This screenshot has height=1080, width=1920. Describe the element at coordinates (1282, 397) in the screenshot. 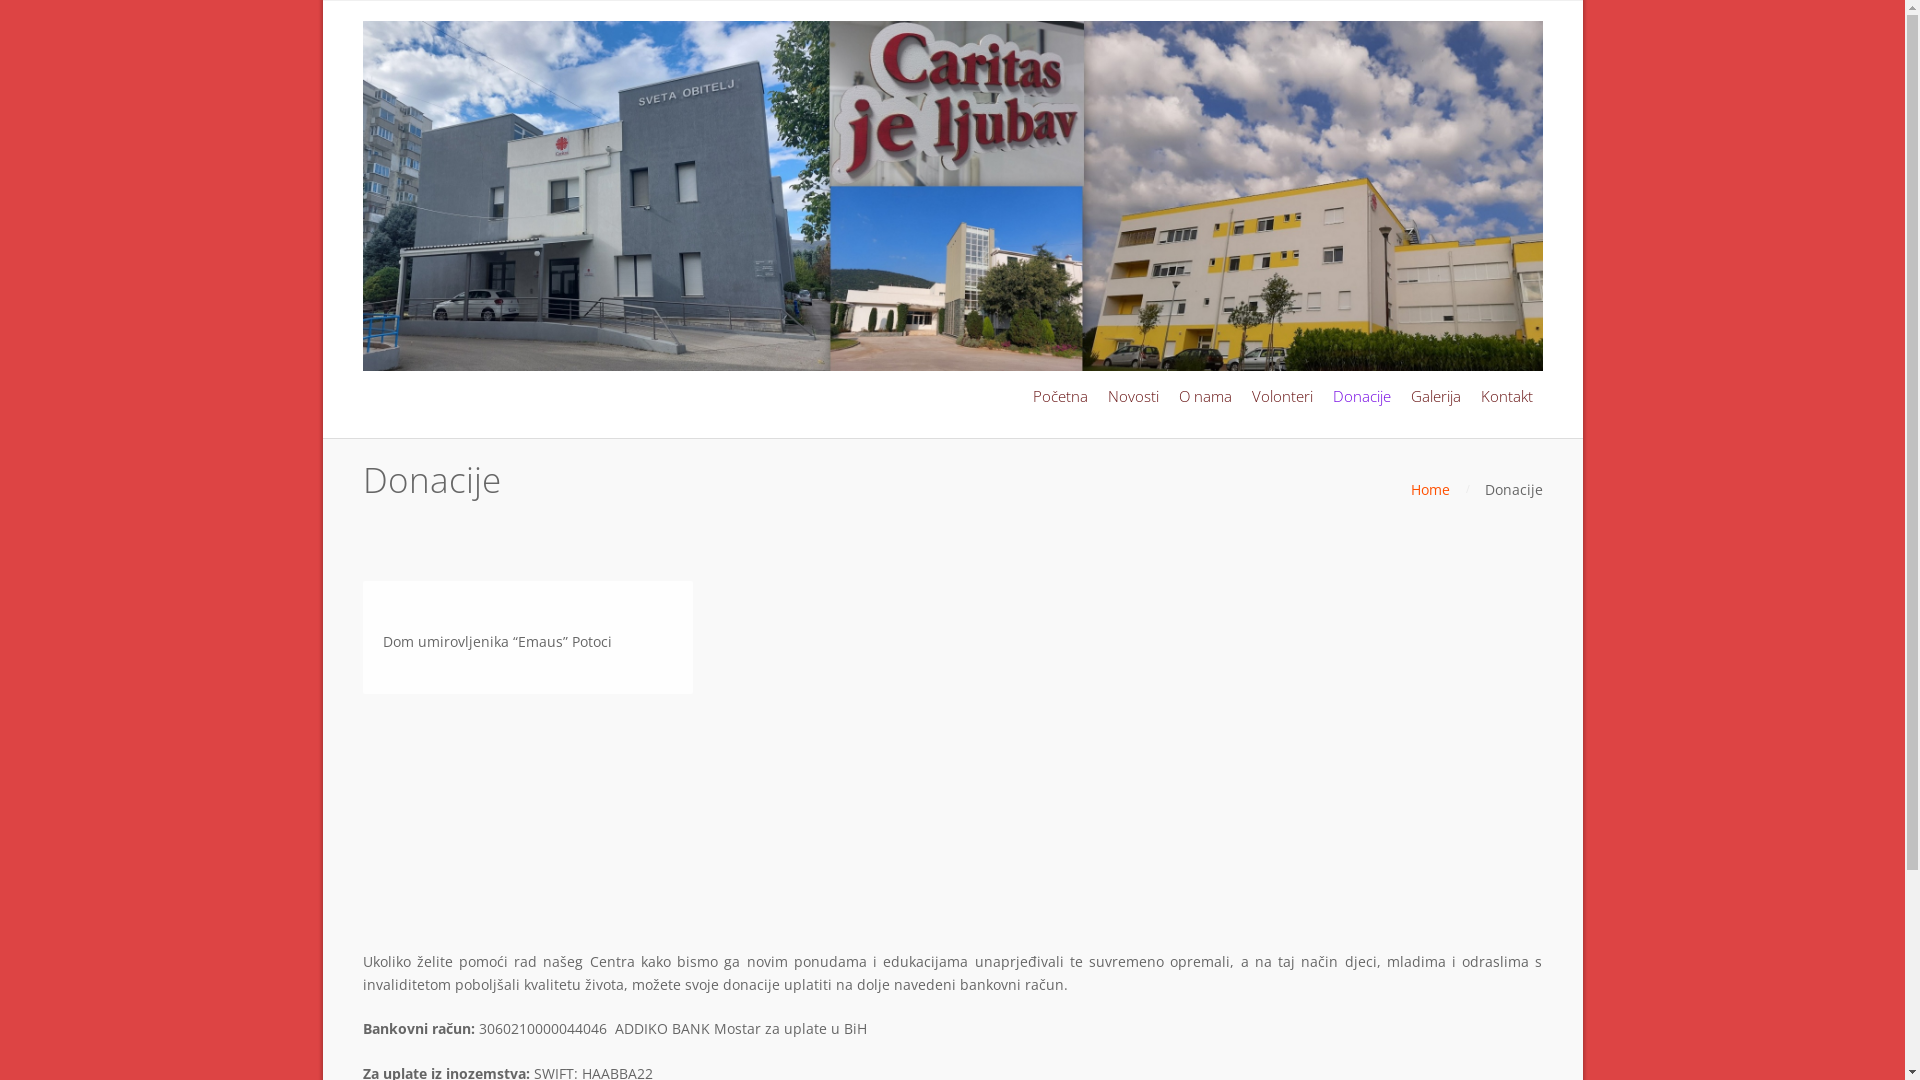

I see `'Volonteri'` at that location.